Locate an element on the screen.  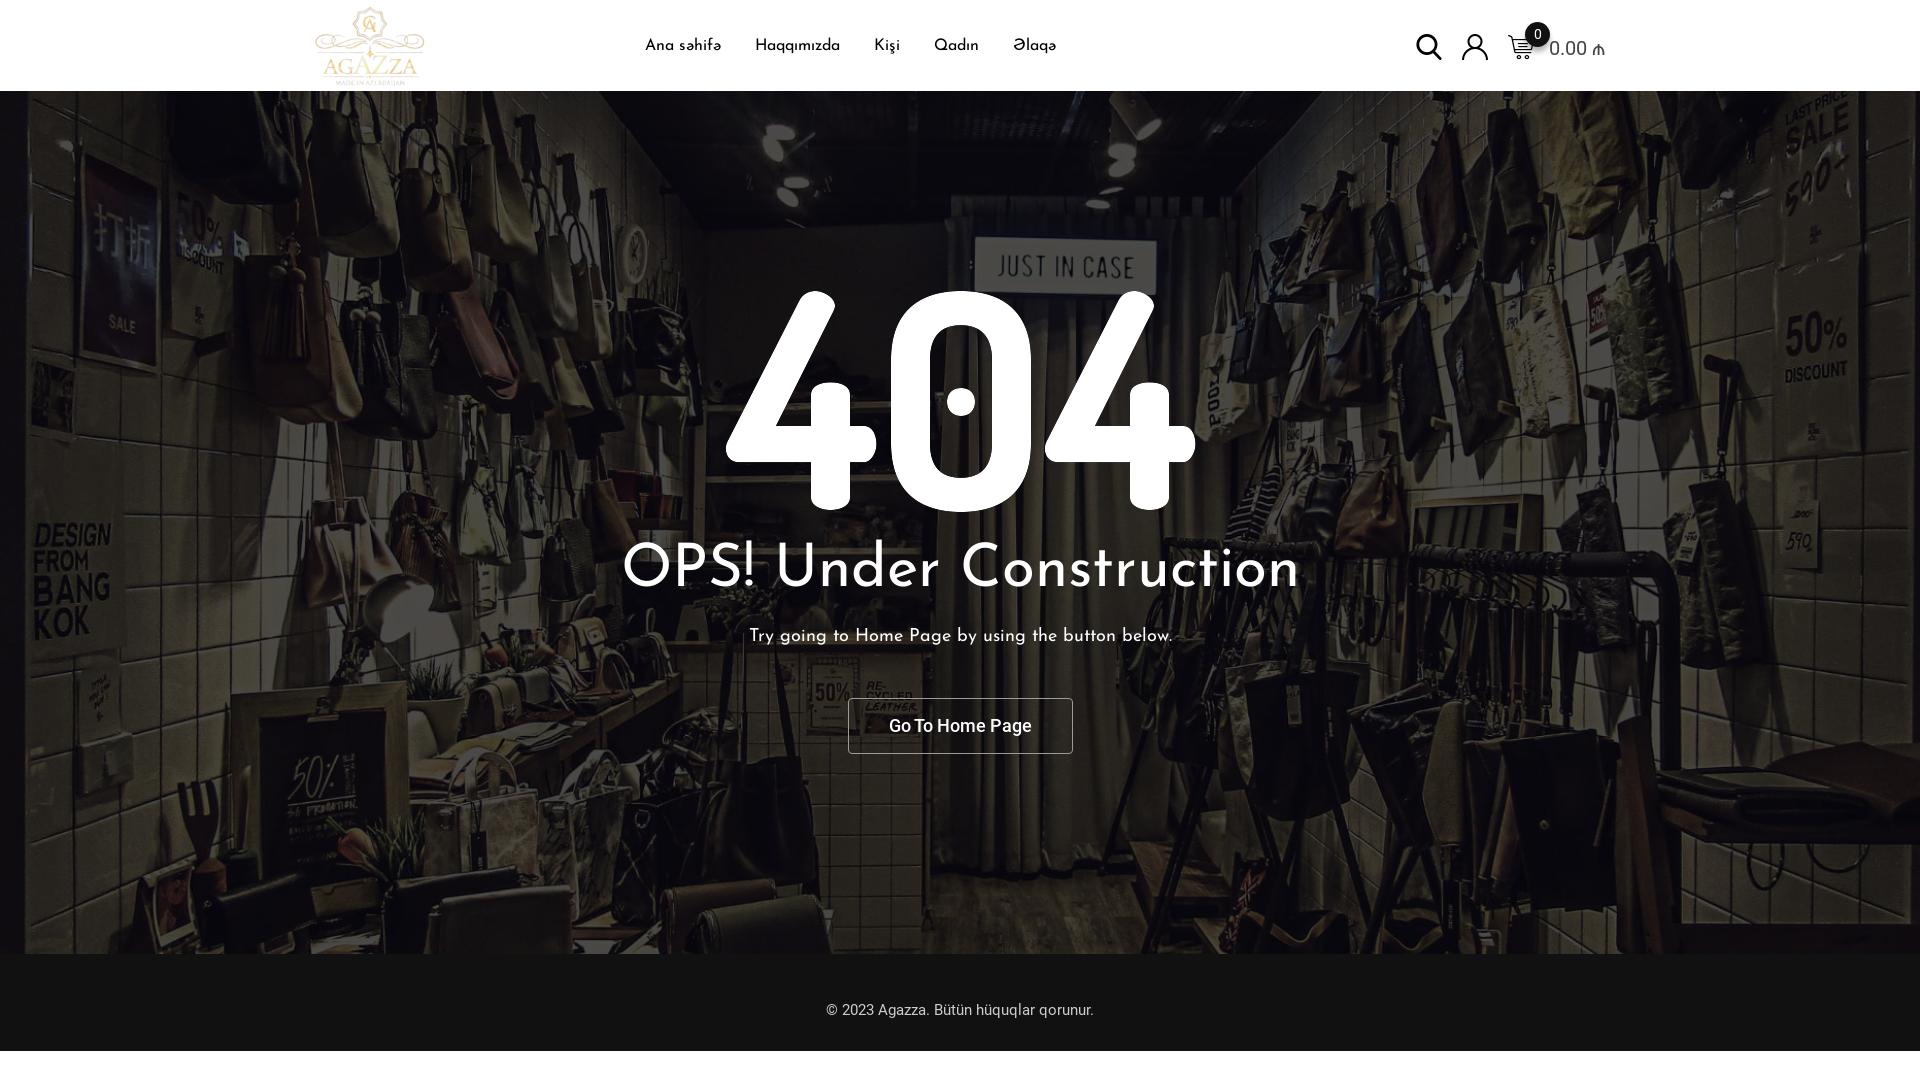
'Go To Home Page' is located at coordinates (960, 725).